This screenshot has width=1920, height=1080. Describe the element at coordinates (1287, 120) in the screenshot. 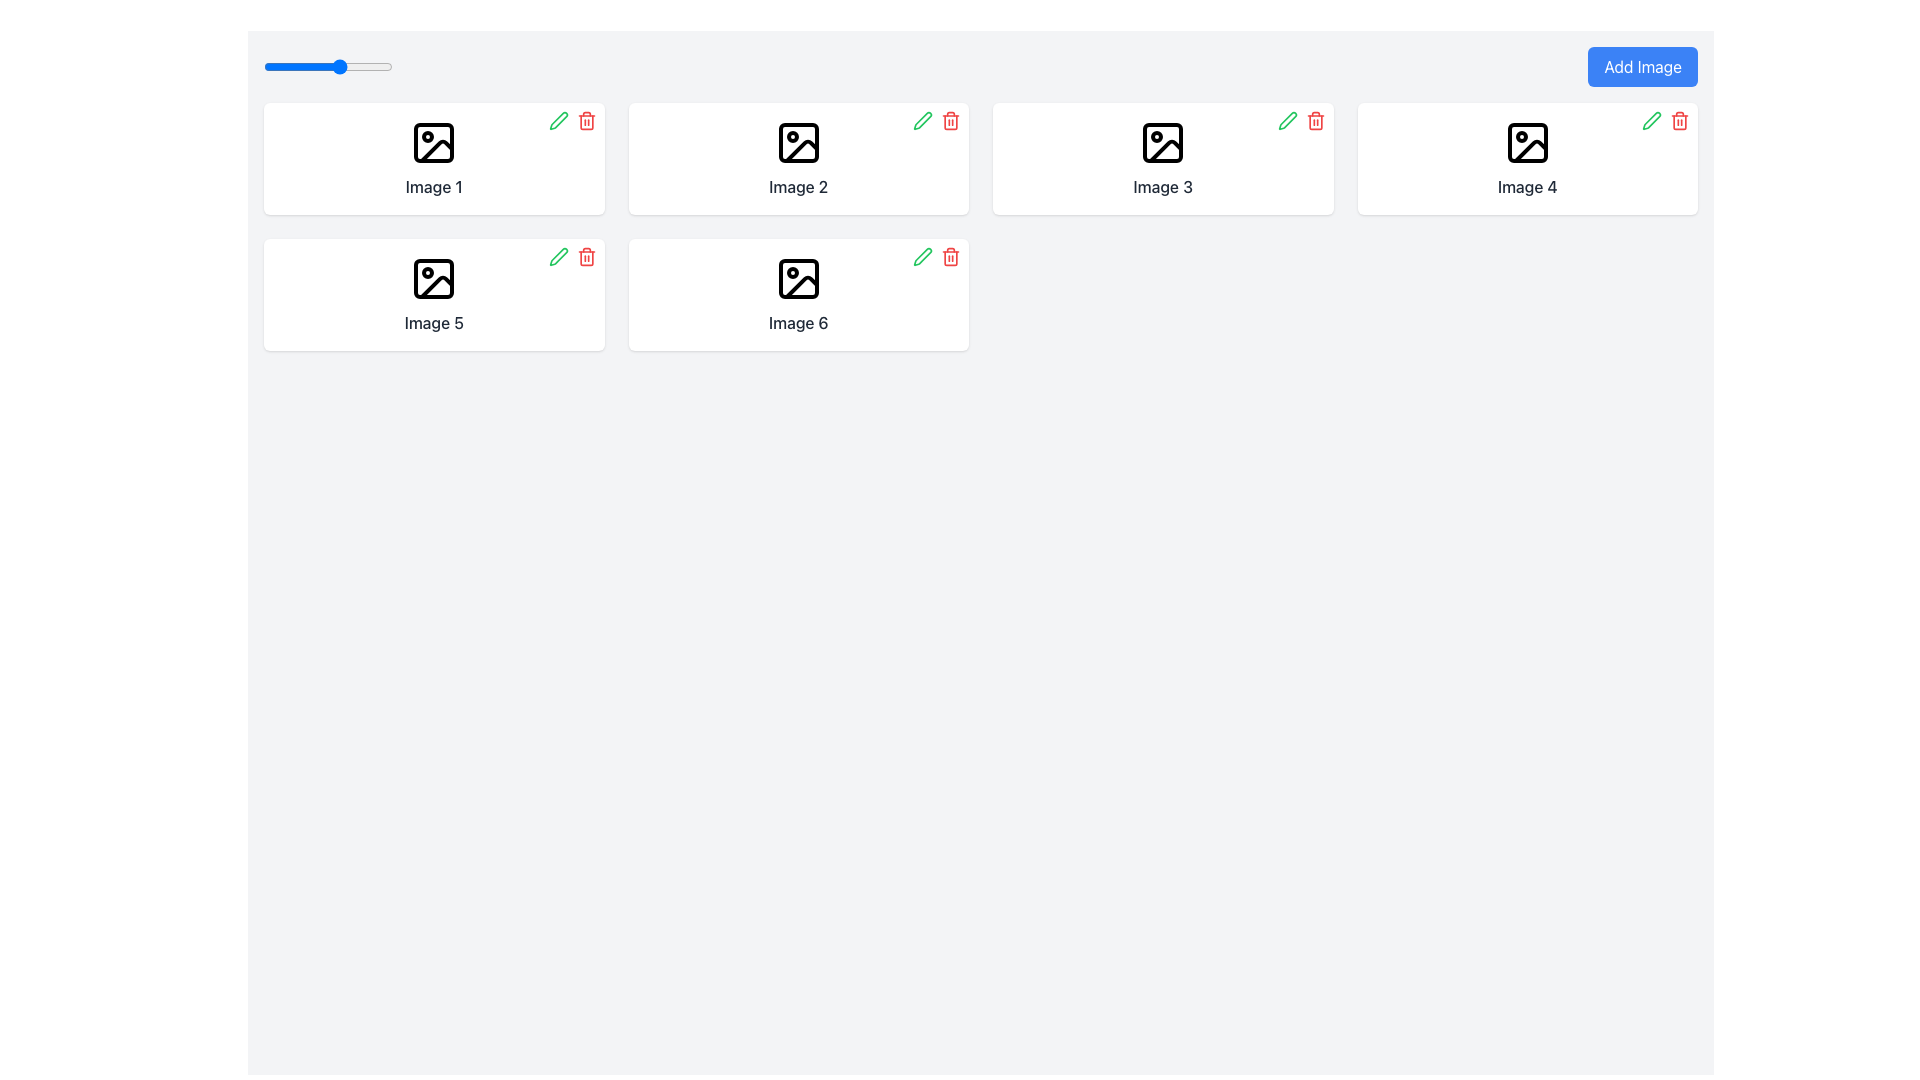

I see `the edit icon, which is the leftmost icon in the flex arrangement of action buttons located at the top-right corner of each image card, to initiate editing` at that location.